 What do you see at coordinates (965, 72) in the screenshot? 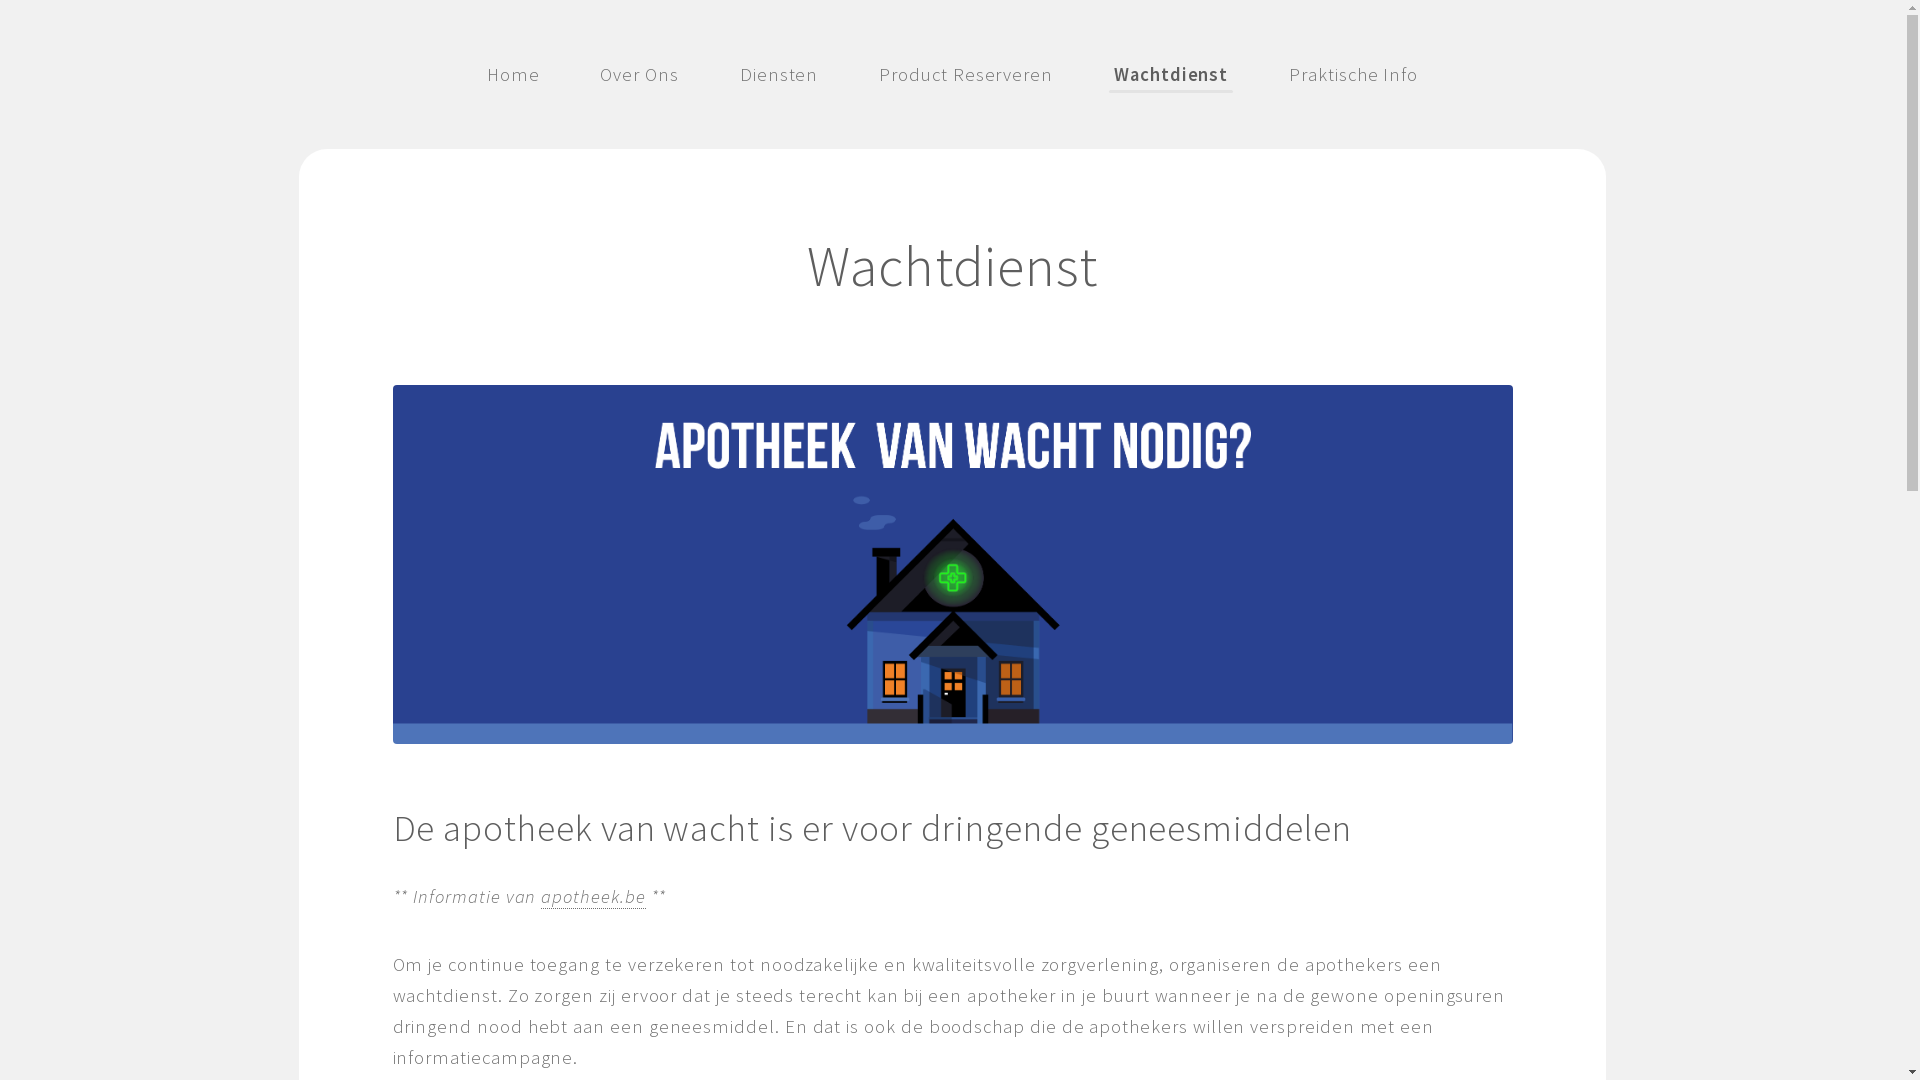
I see `'Product Reserveren'` at bounding box center [965, 72].